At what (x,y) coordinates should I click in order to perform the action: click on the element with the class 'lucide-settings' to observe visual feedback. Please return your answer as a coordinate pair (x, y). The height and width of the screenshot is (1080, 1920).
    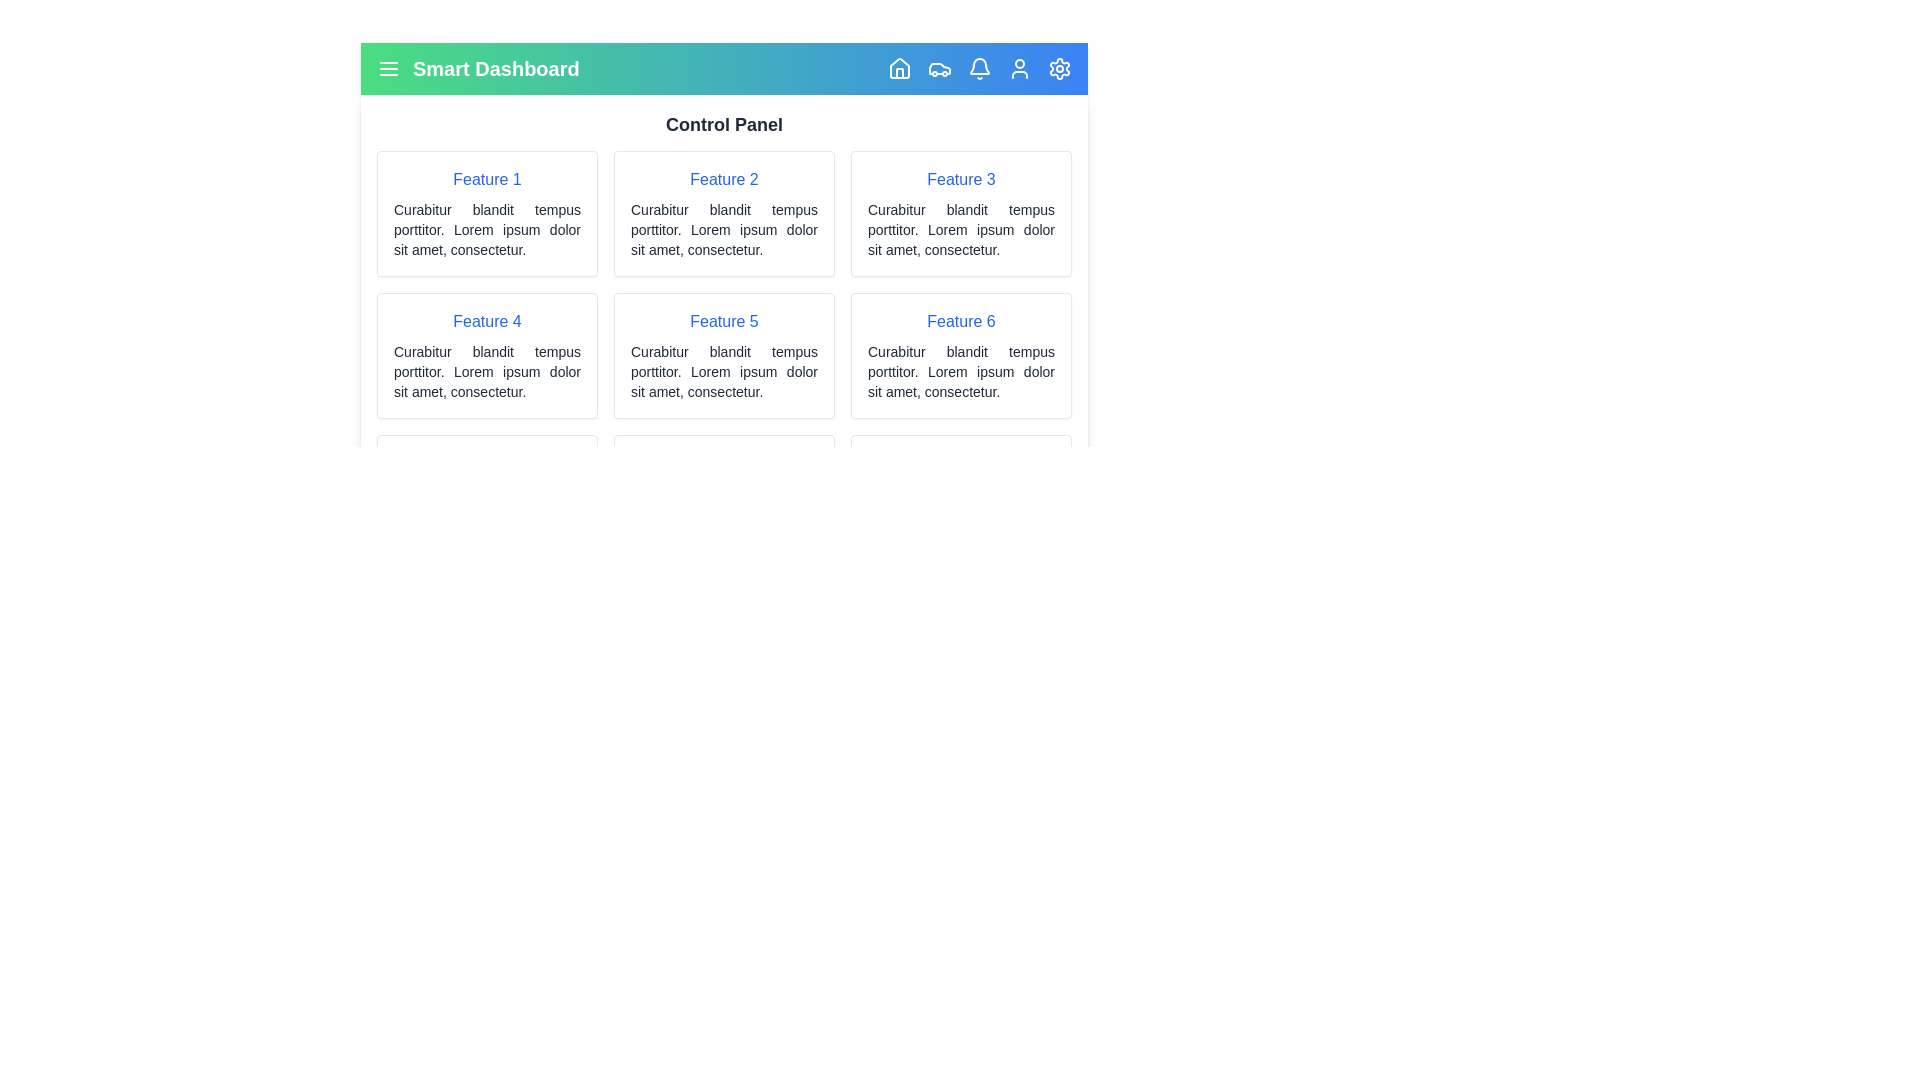
    Looking at the image, I should click on (1059, 68).